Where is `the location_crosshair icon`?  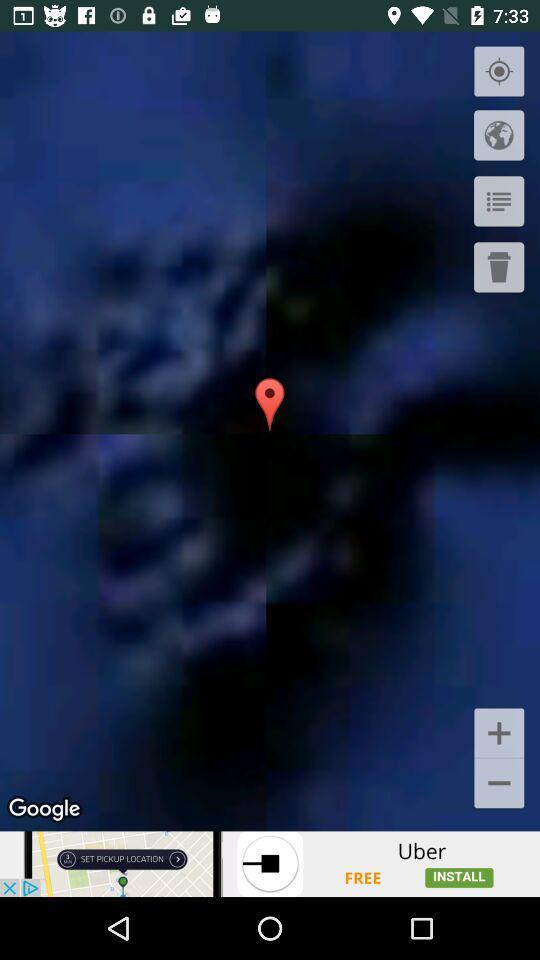 the location_crosshair icon is located at coordinates (498, 72).